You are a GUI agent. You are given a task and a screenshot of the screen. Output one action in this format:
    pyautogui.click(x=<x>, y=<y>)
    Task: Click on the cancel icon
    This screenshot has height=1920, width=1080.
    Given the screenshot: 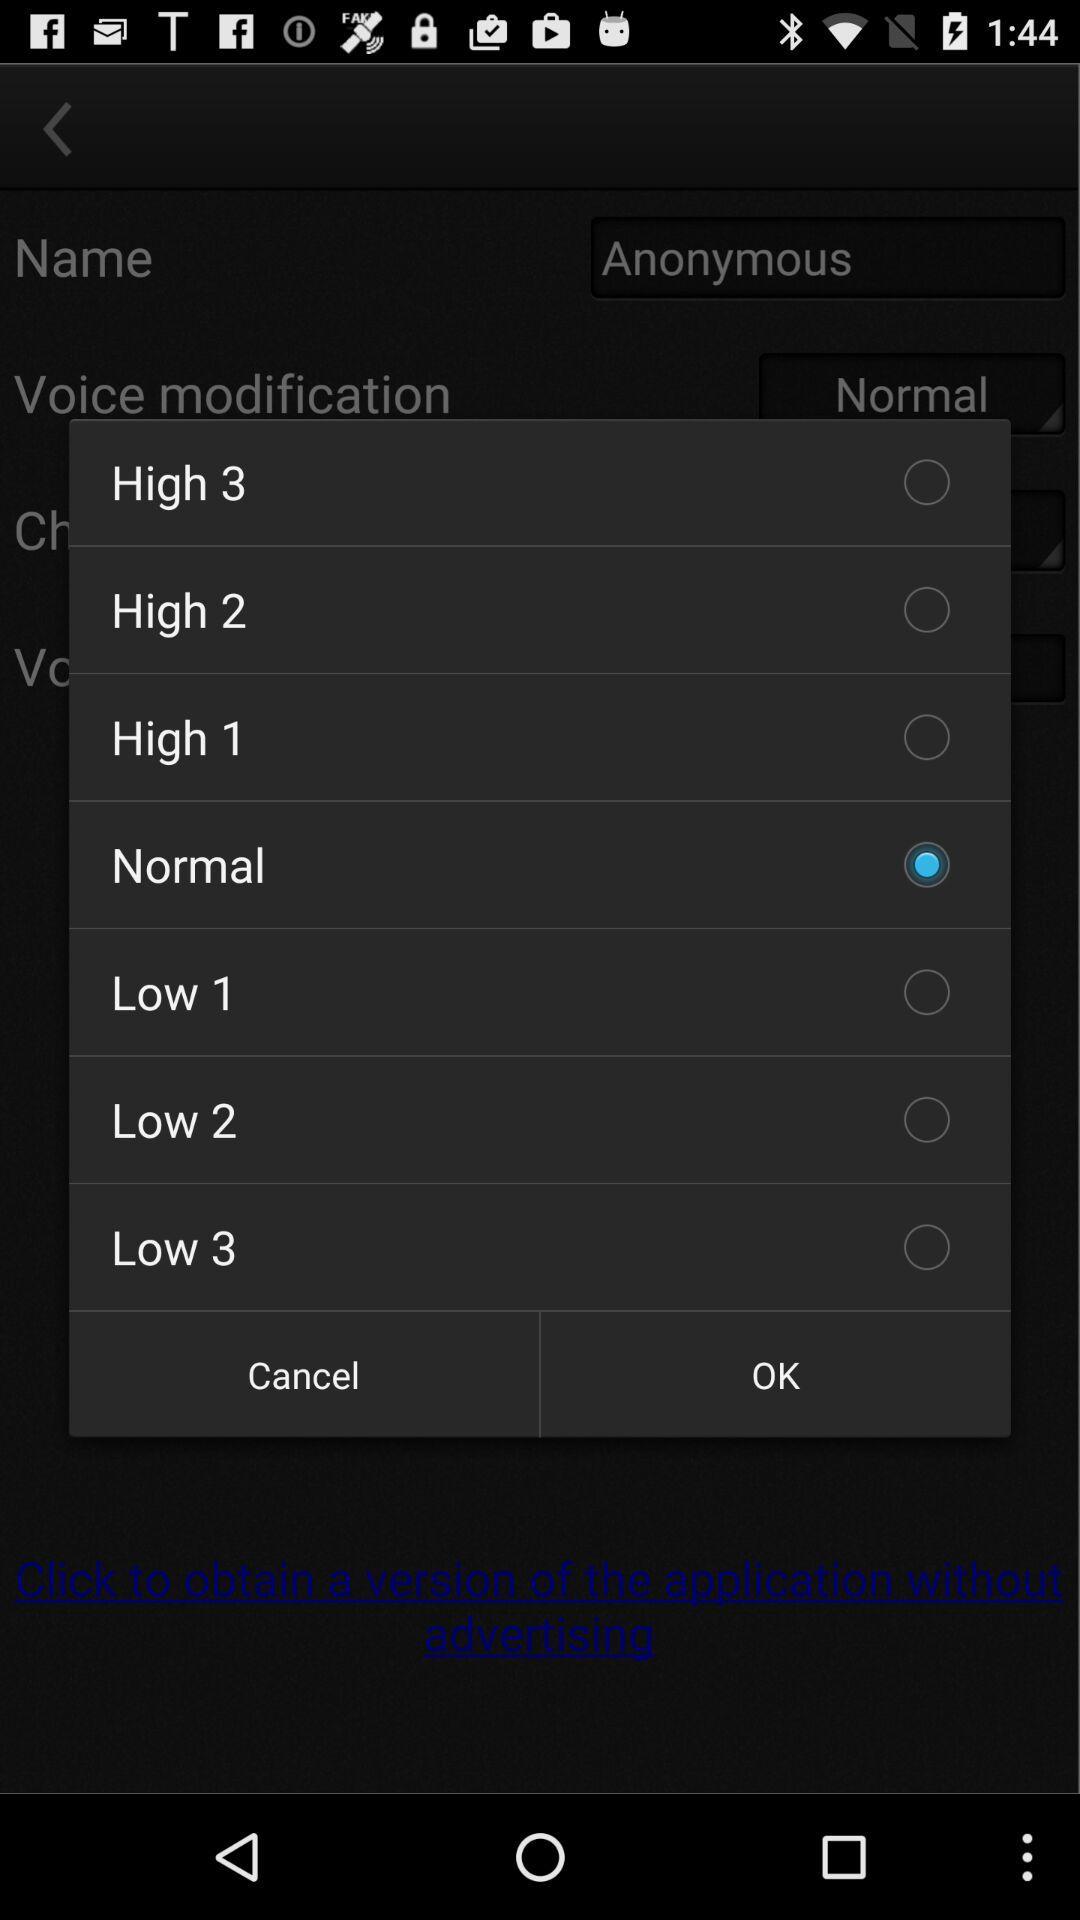 What is the action you would take?
    pyautogui.click(x=304, y=1373)
    